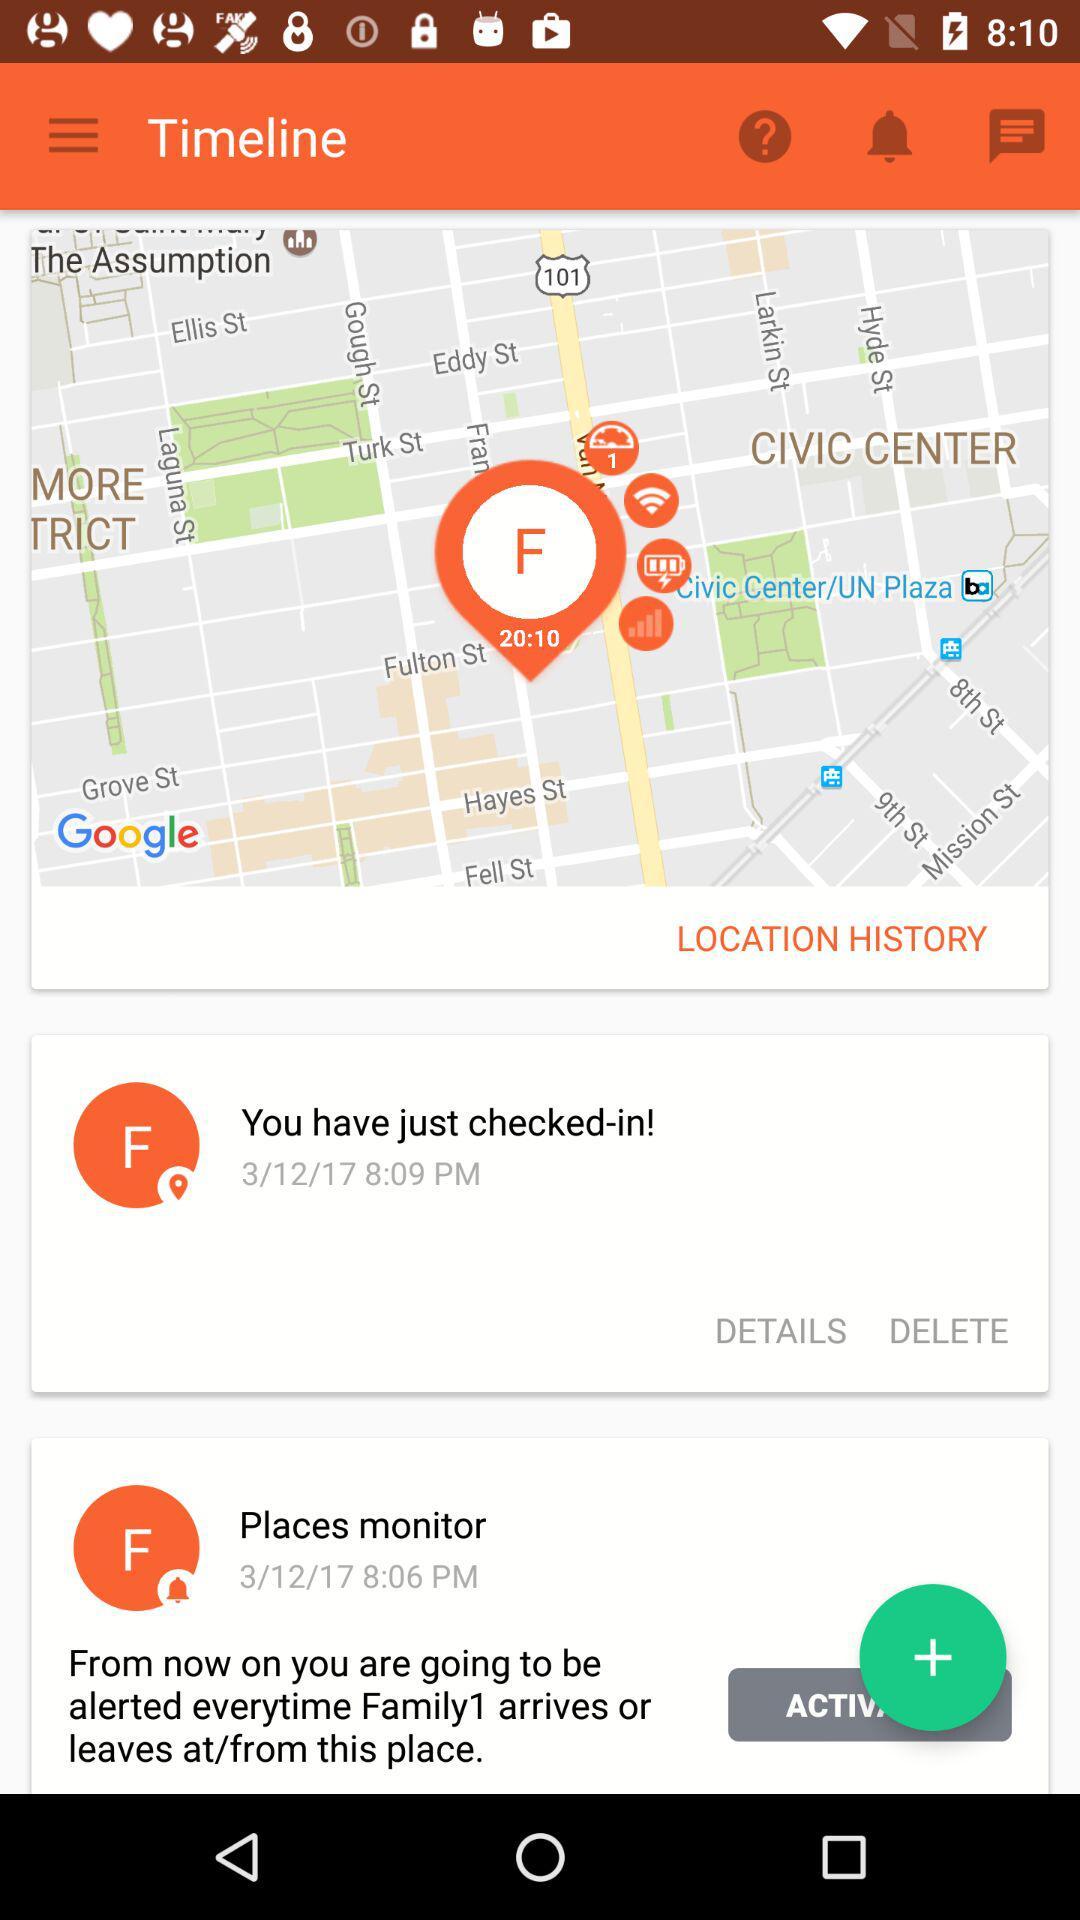 The image size is (1080, 1920). Describe the element at coordinates (779, 1330) in the screenshot. I see `the item next to delete icon` at that location.